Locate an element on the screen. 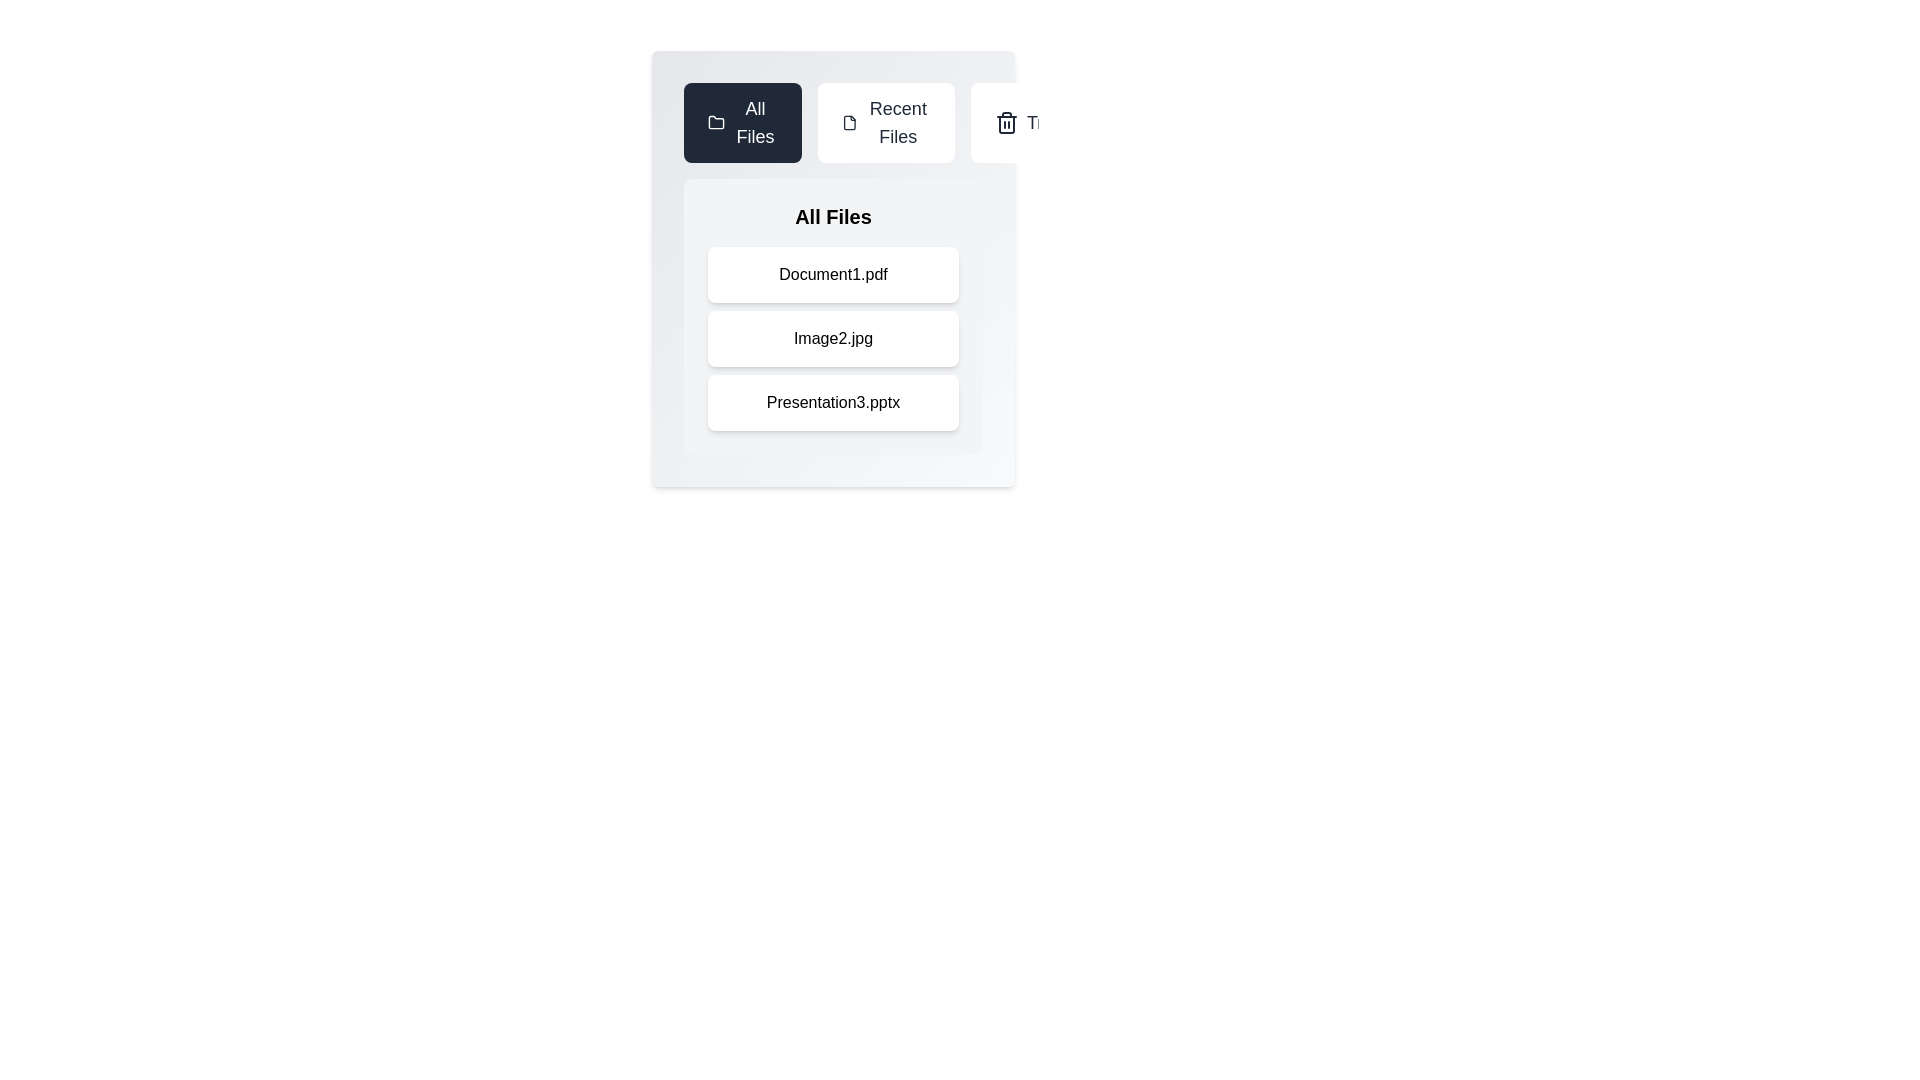 The image size is (1920, 1080). the tab labeled Trash is located at coordinates (1033, 123).